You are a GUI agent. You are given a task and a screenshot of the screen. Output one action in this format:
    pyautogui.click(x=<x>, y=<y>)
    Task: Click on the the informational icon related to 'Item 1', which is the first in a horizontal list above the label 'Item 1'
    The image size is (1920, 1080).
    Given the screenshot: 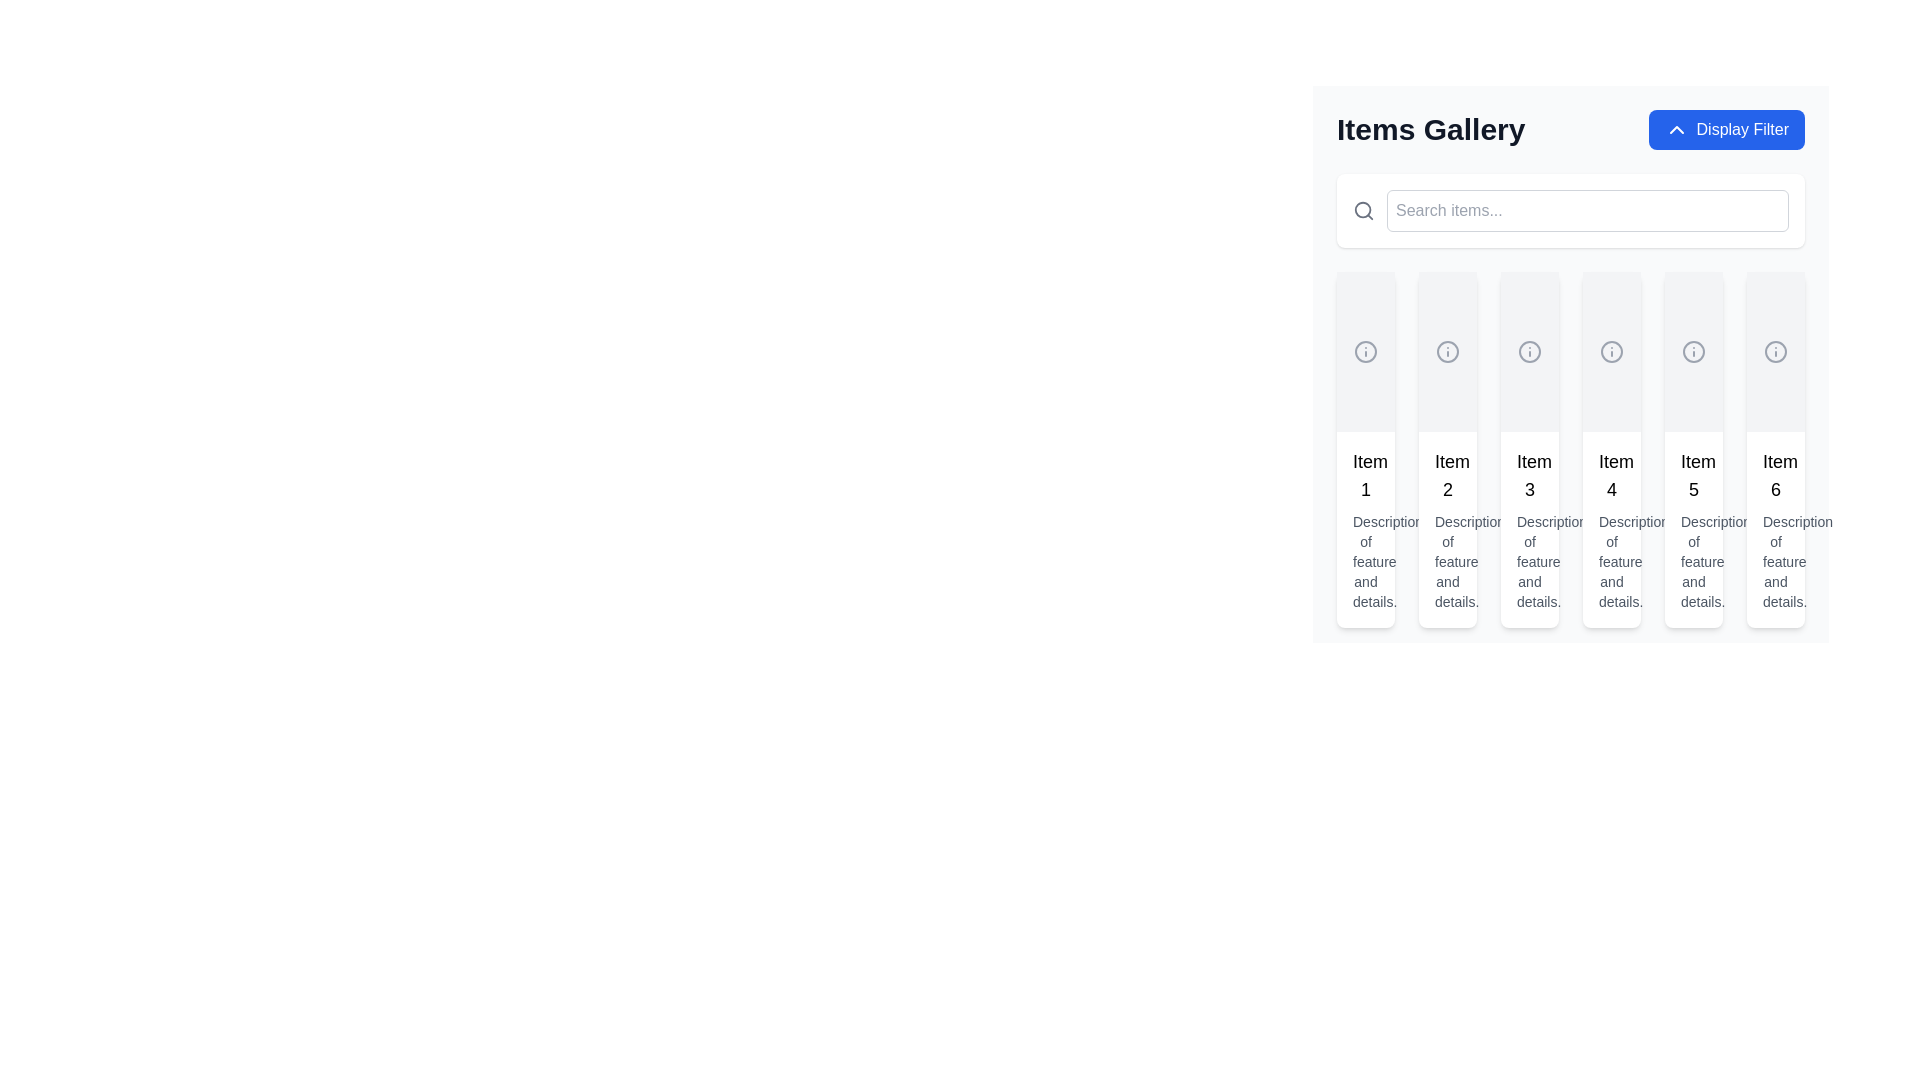 What is the action you would take?
    pyautogui.click(x=1365, y=350)
    